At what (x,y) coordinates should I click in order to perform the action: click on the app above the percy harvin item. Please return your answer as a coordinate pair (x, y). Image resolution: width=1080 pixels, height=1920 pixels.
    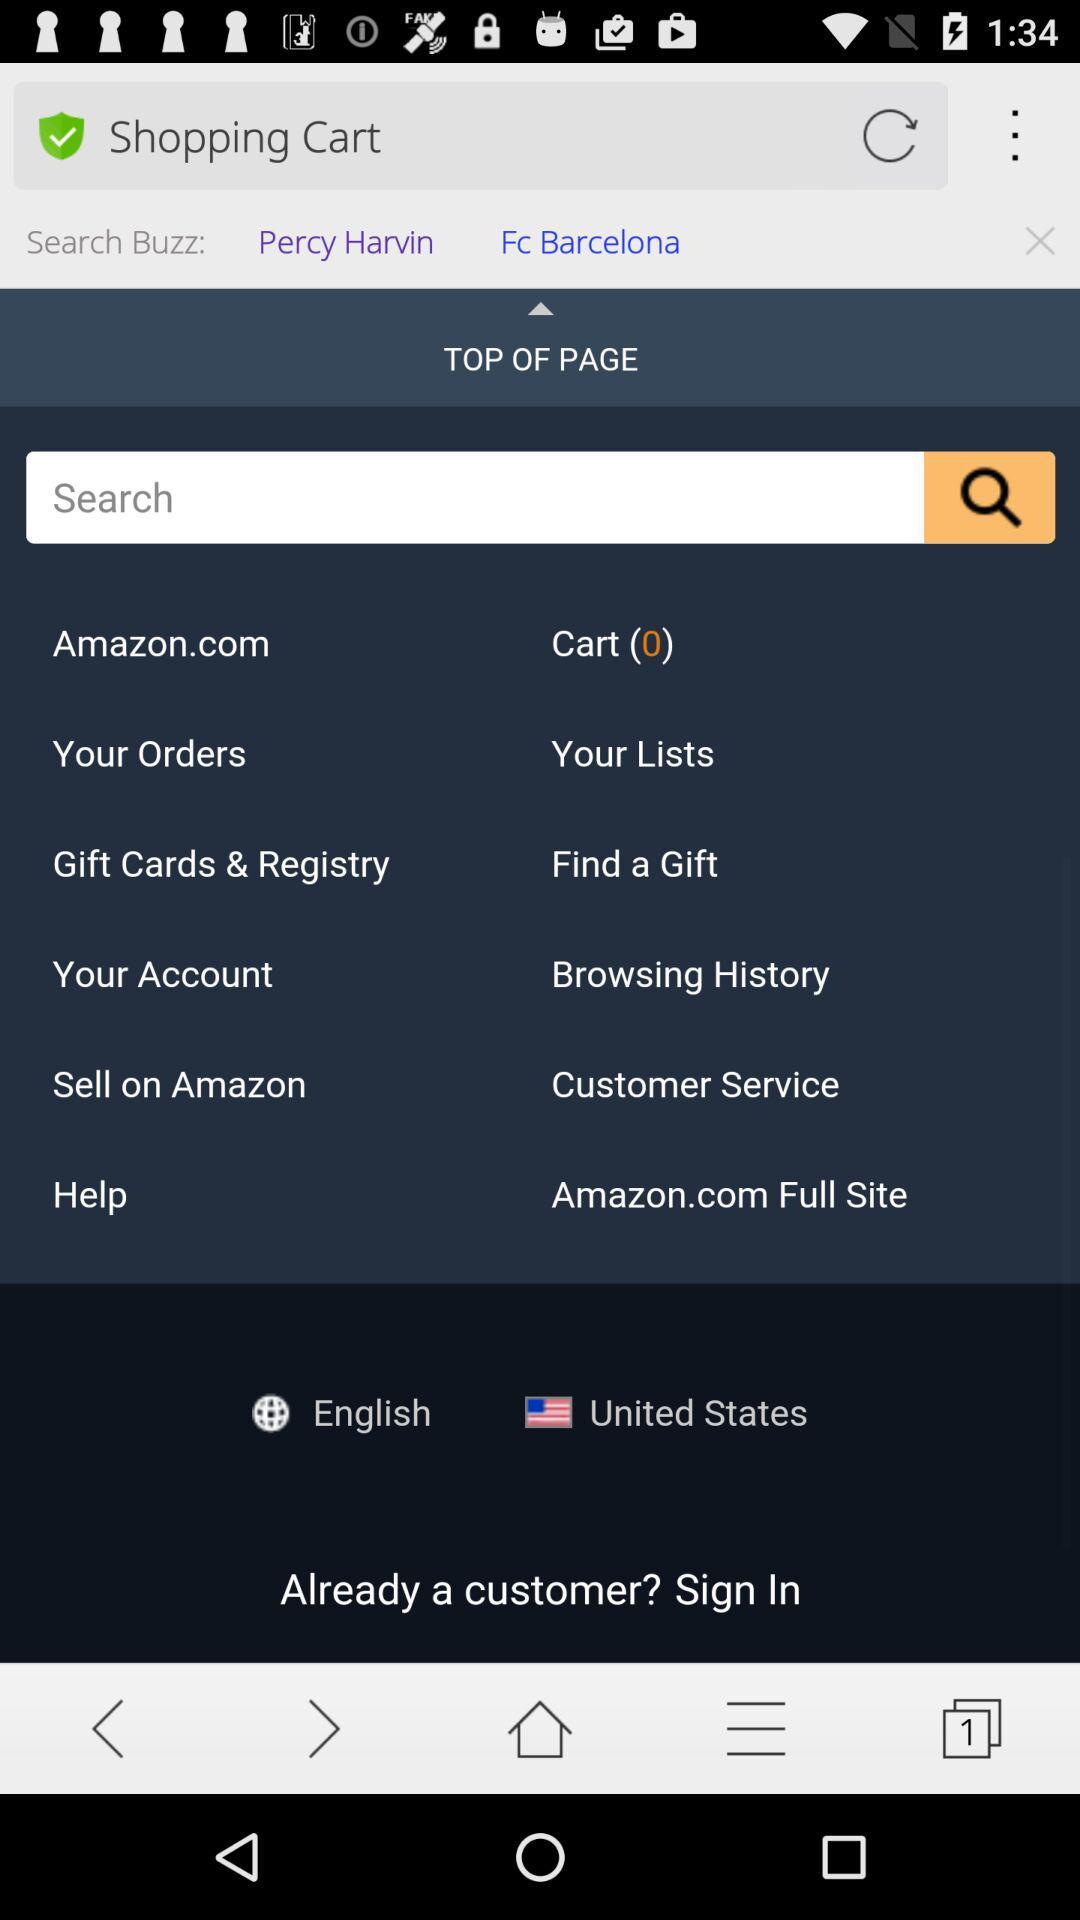
    Looking at the image, I should click on (527, 134).